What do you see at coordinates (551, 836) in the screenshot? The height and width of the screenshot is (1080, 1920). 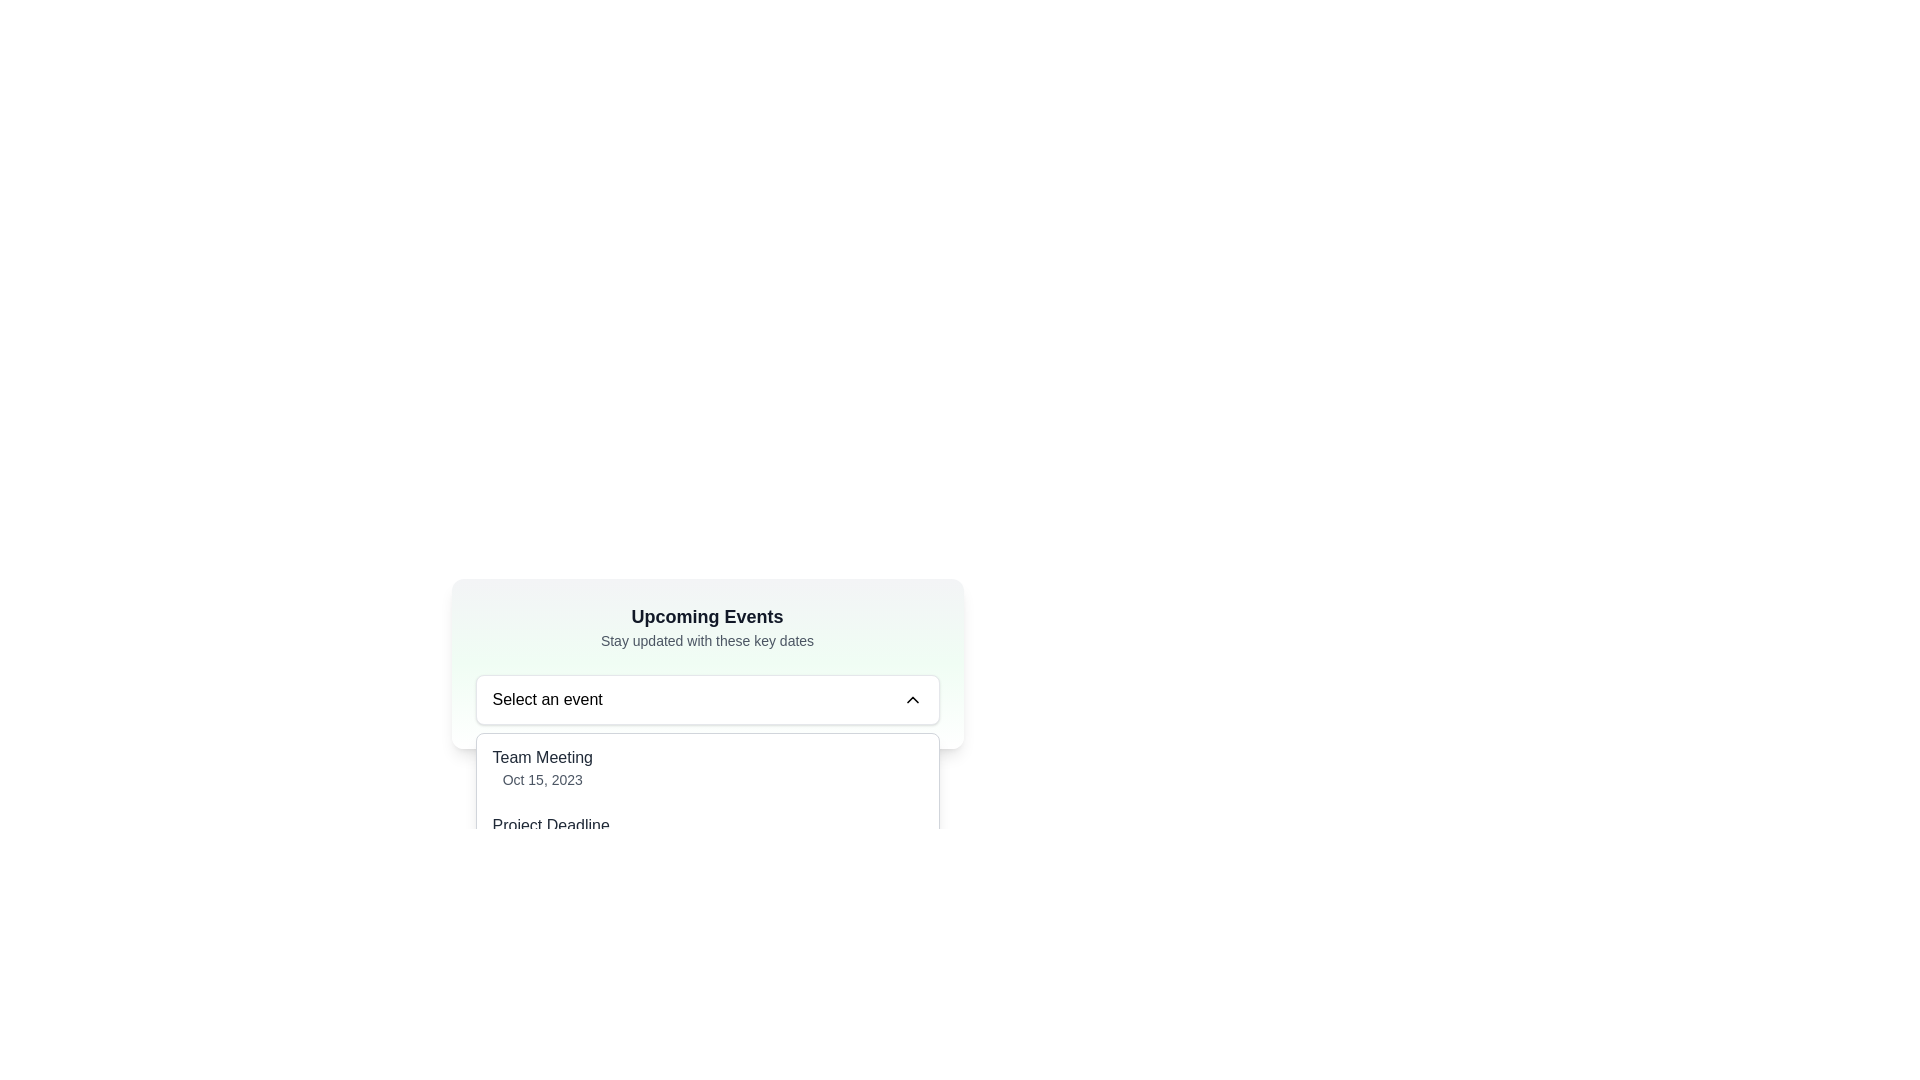 I see `the text element displaying 'Oct 20, 2023', which is the second item in the dropdown list under 'Upcoming Events'` at bounding box center [551, 836].